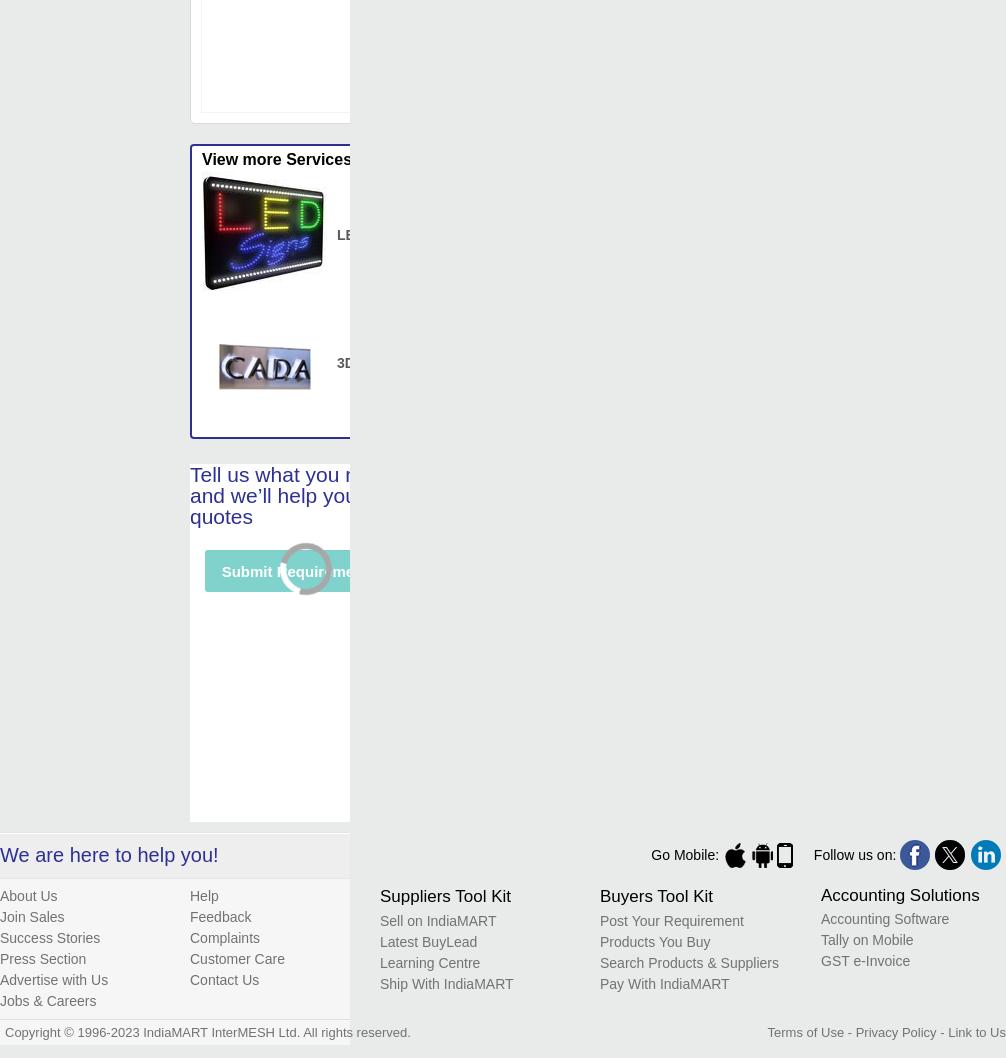 The width and height of the screenshot is (1006, 1058). What do you see at coordinates (476, 346) in the screenshot?
I see `'read more...'` at bounding box center [476, 346].